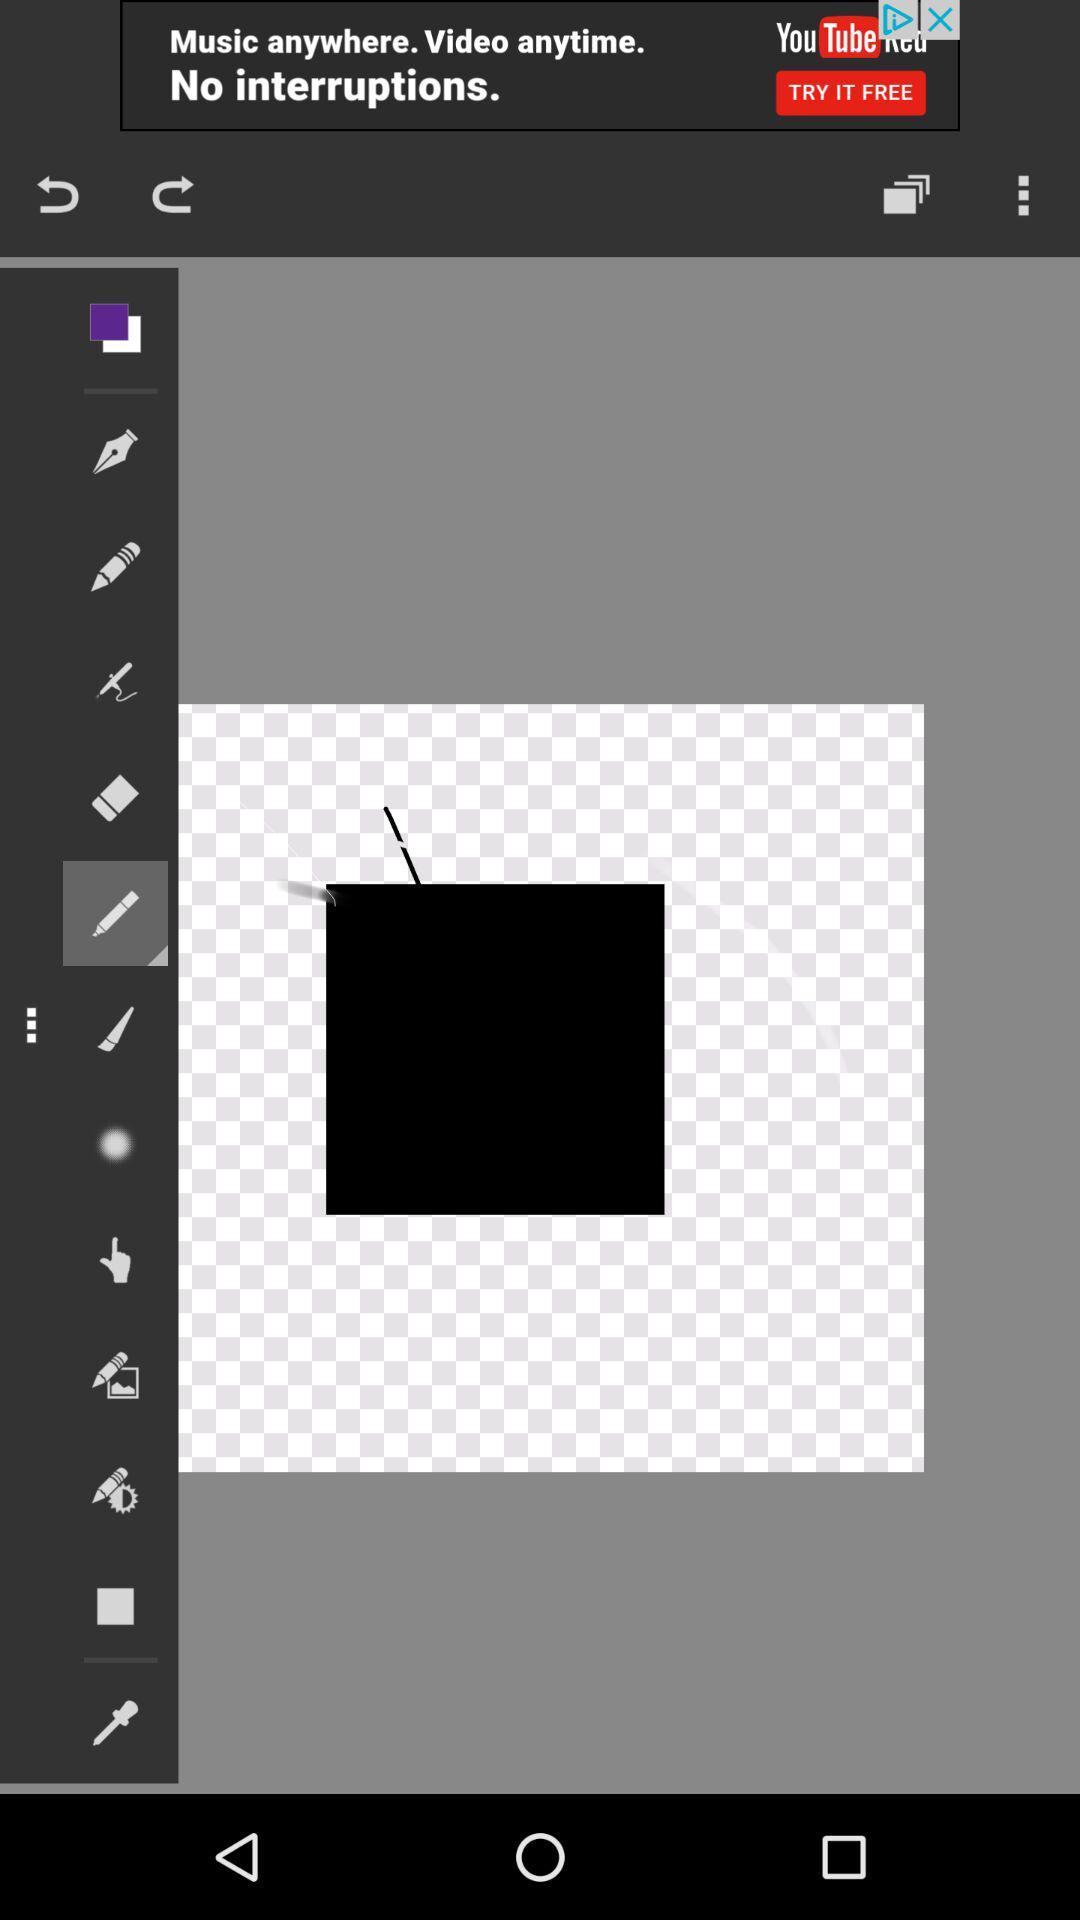 This screenshot has height=1920, width=1080. I want to click on the more icon, so click(31, 1025).